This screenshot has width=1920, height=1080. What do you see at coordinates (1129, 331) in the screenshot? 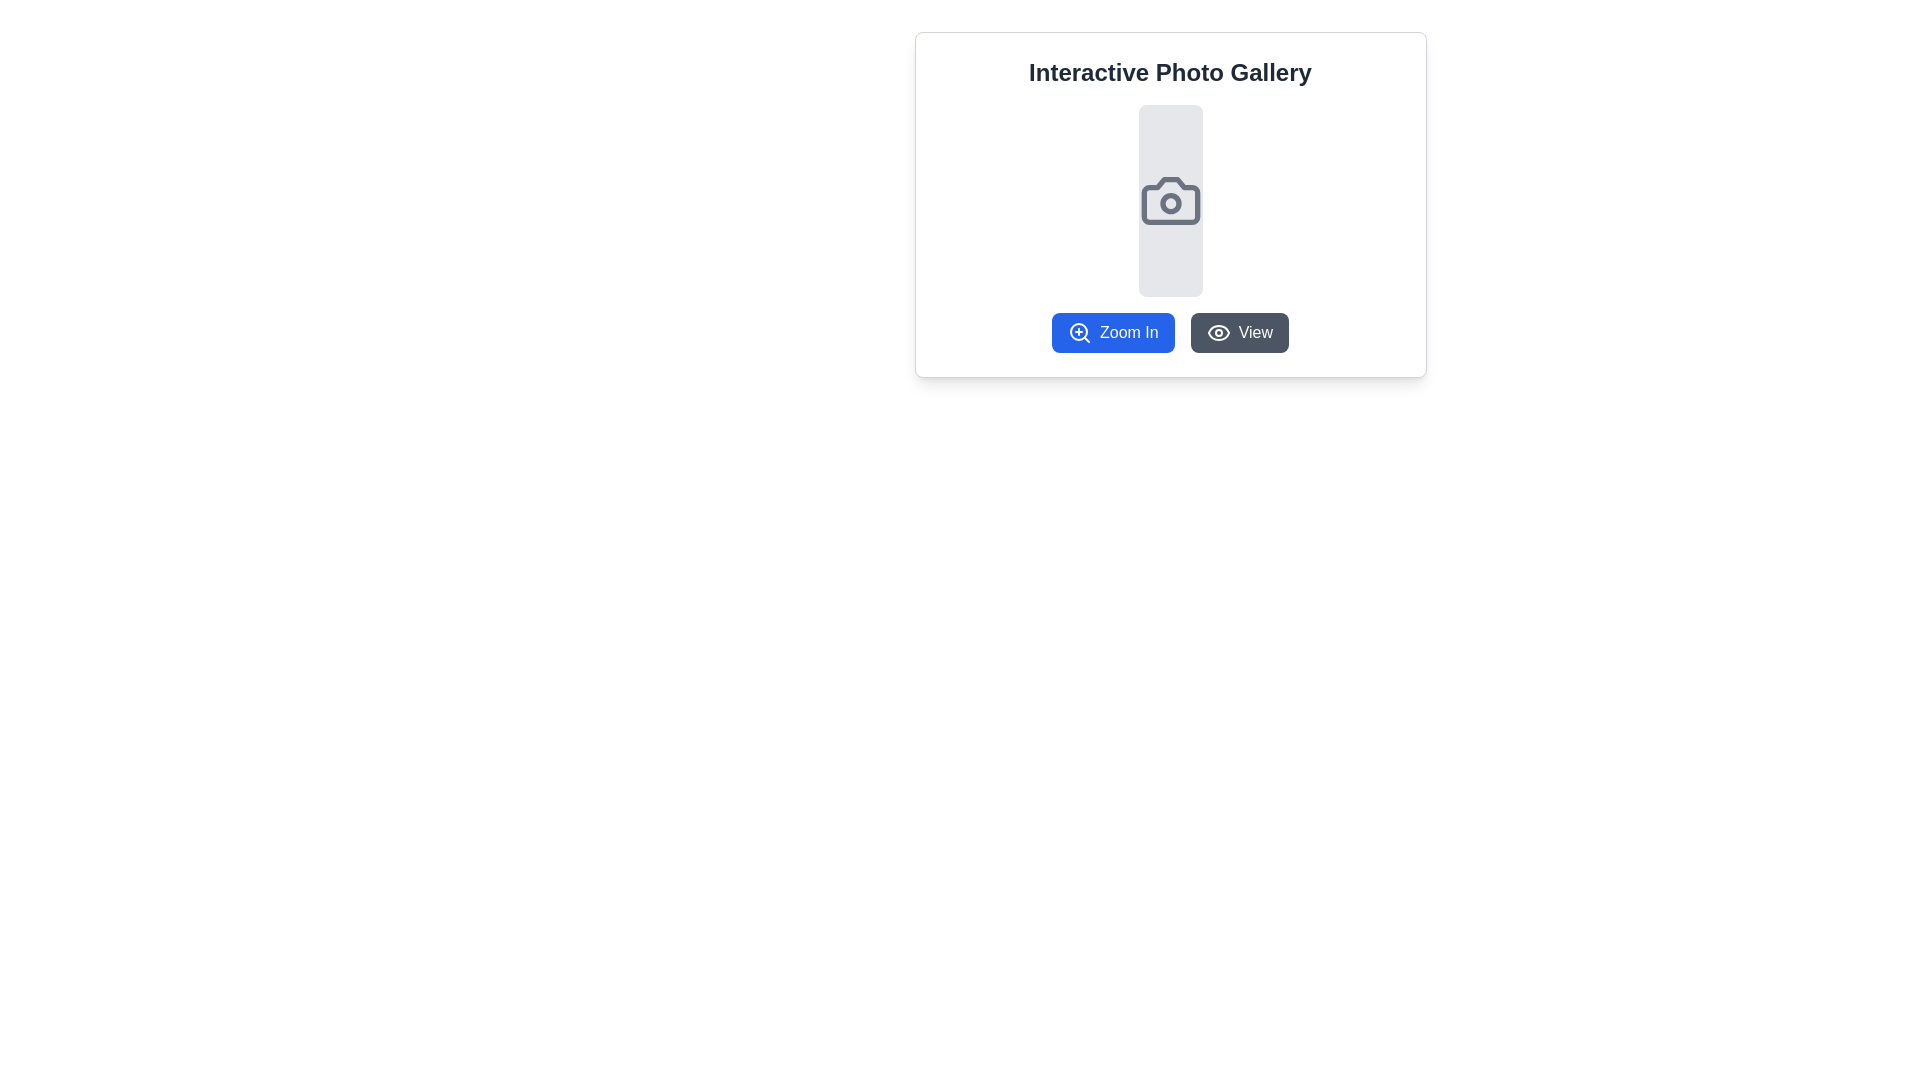
I see `the text label that indicates the zoom in functionality located in a button group below the main visual area, to the left of the 'View' button` at bounding box center [1129, 331].